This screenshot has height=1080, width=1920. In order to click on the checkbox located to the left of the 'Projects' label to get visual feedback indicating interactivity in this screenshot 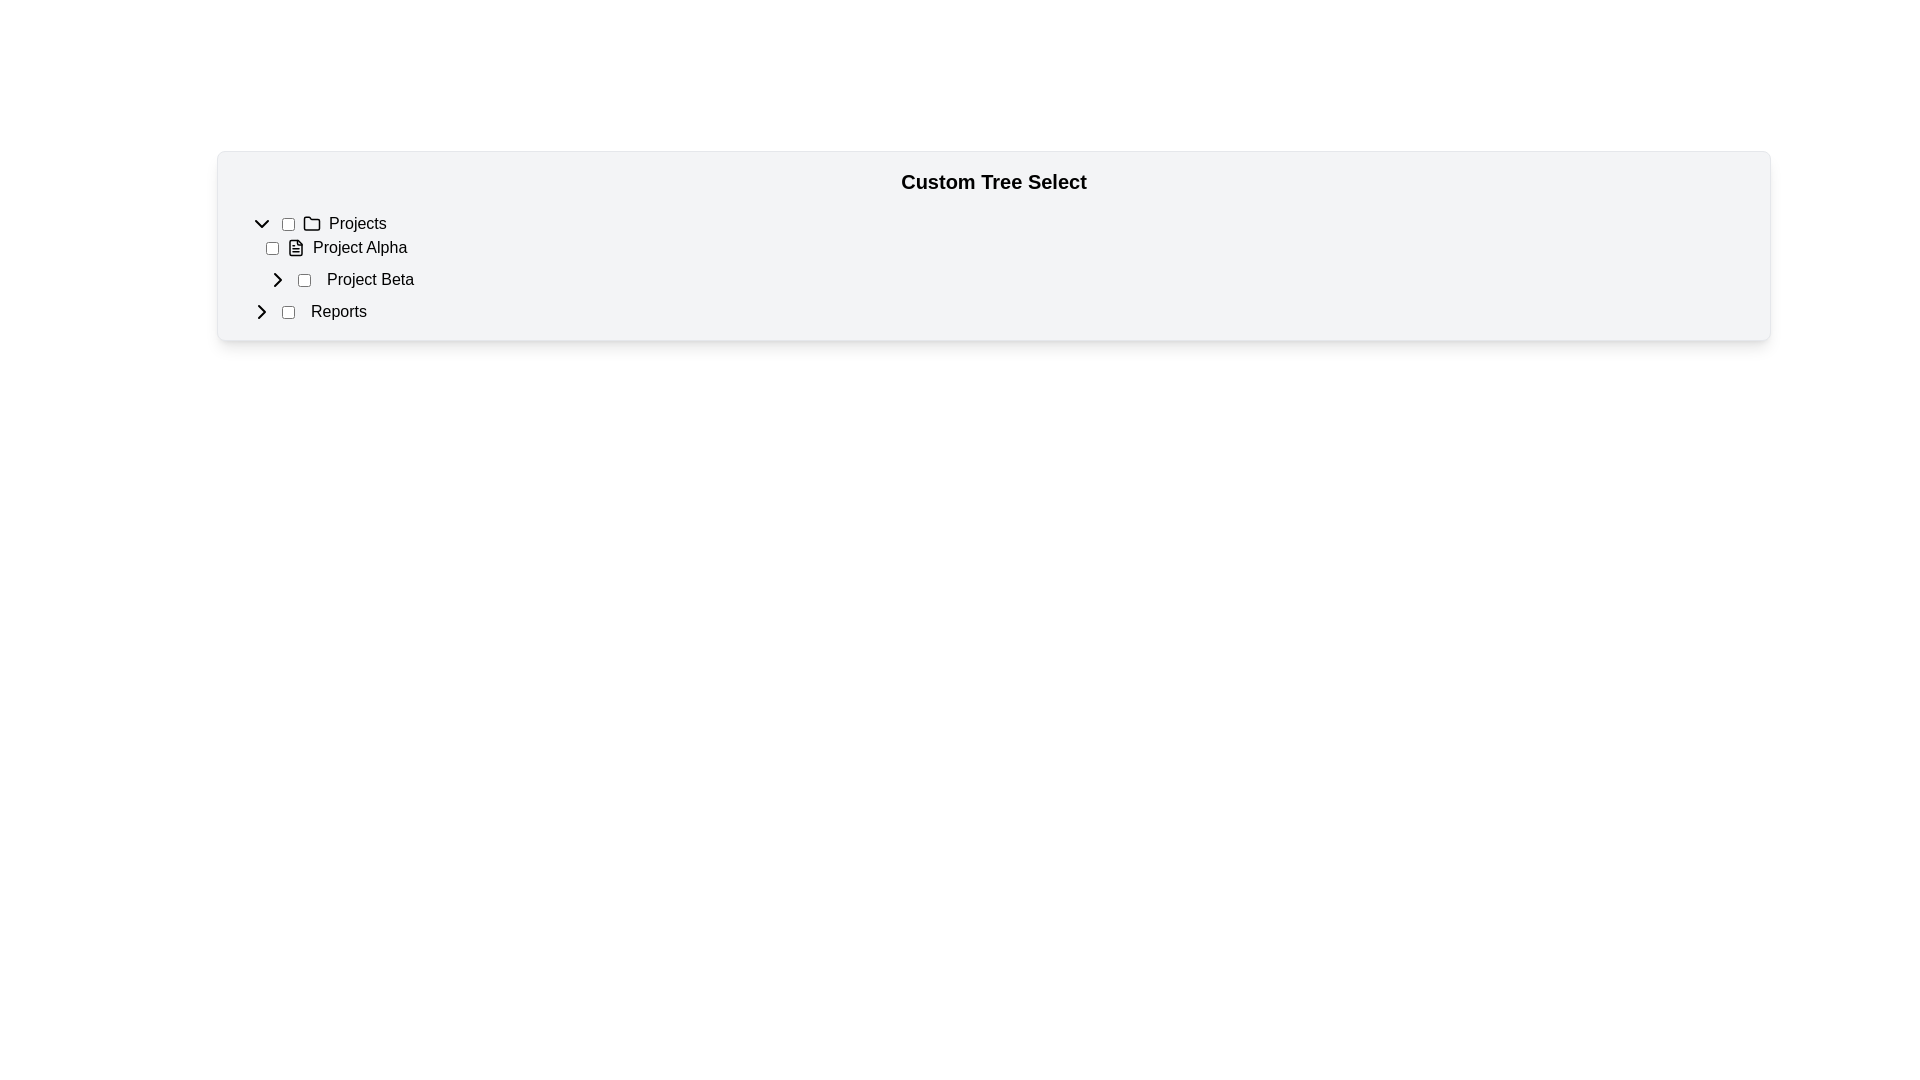, I will do `click(287, 223)`.